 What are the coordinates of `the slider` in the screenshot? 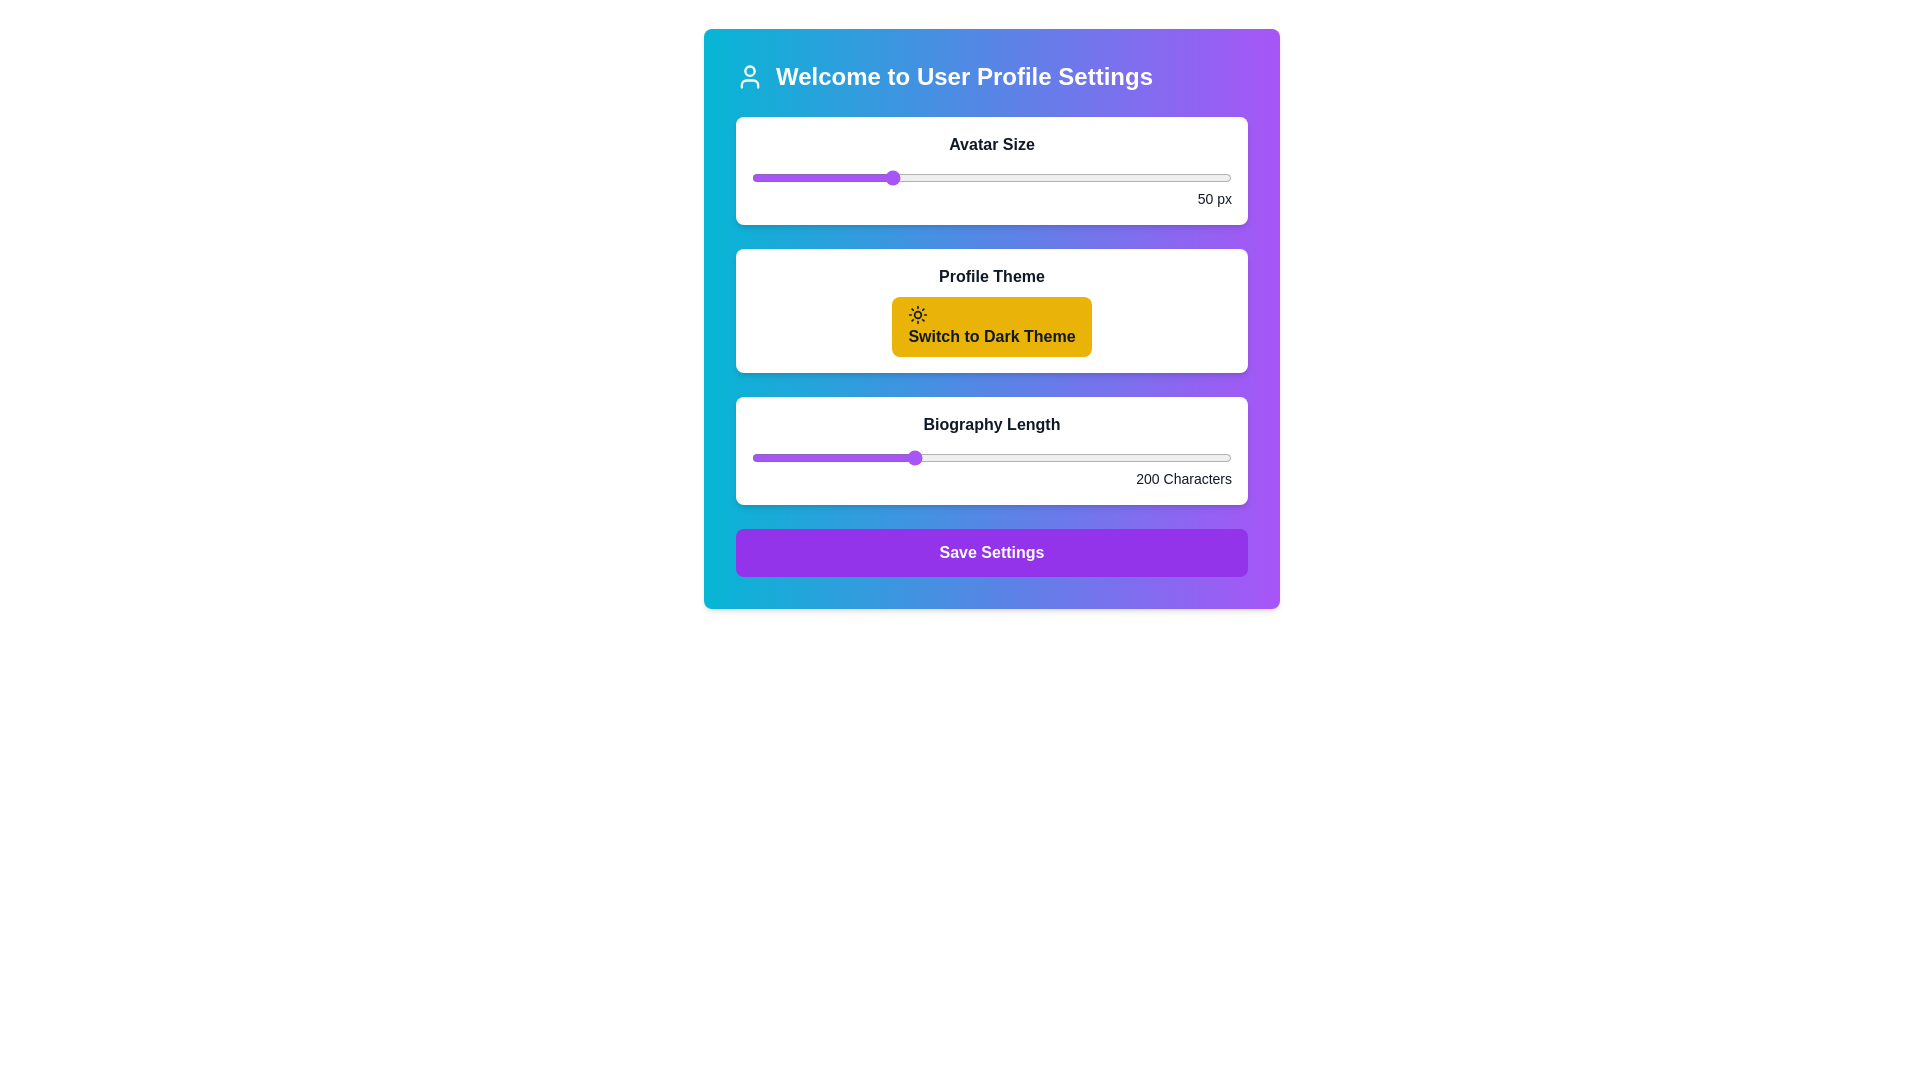 It's located at (751, 176).